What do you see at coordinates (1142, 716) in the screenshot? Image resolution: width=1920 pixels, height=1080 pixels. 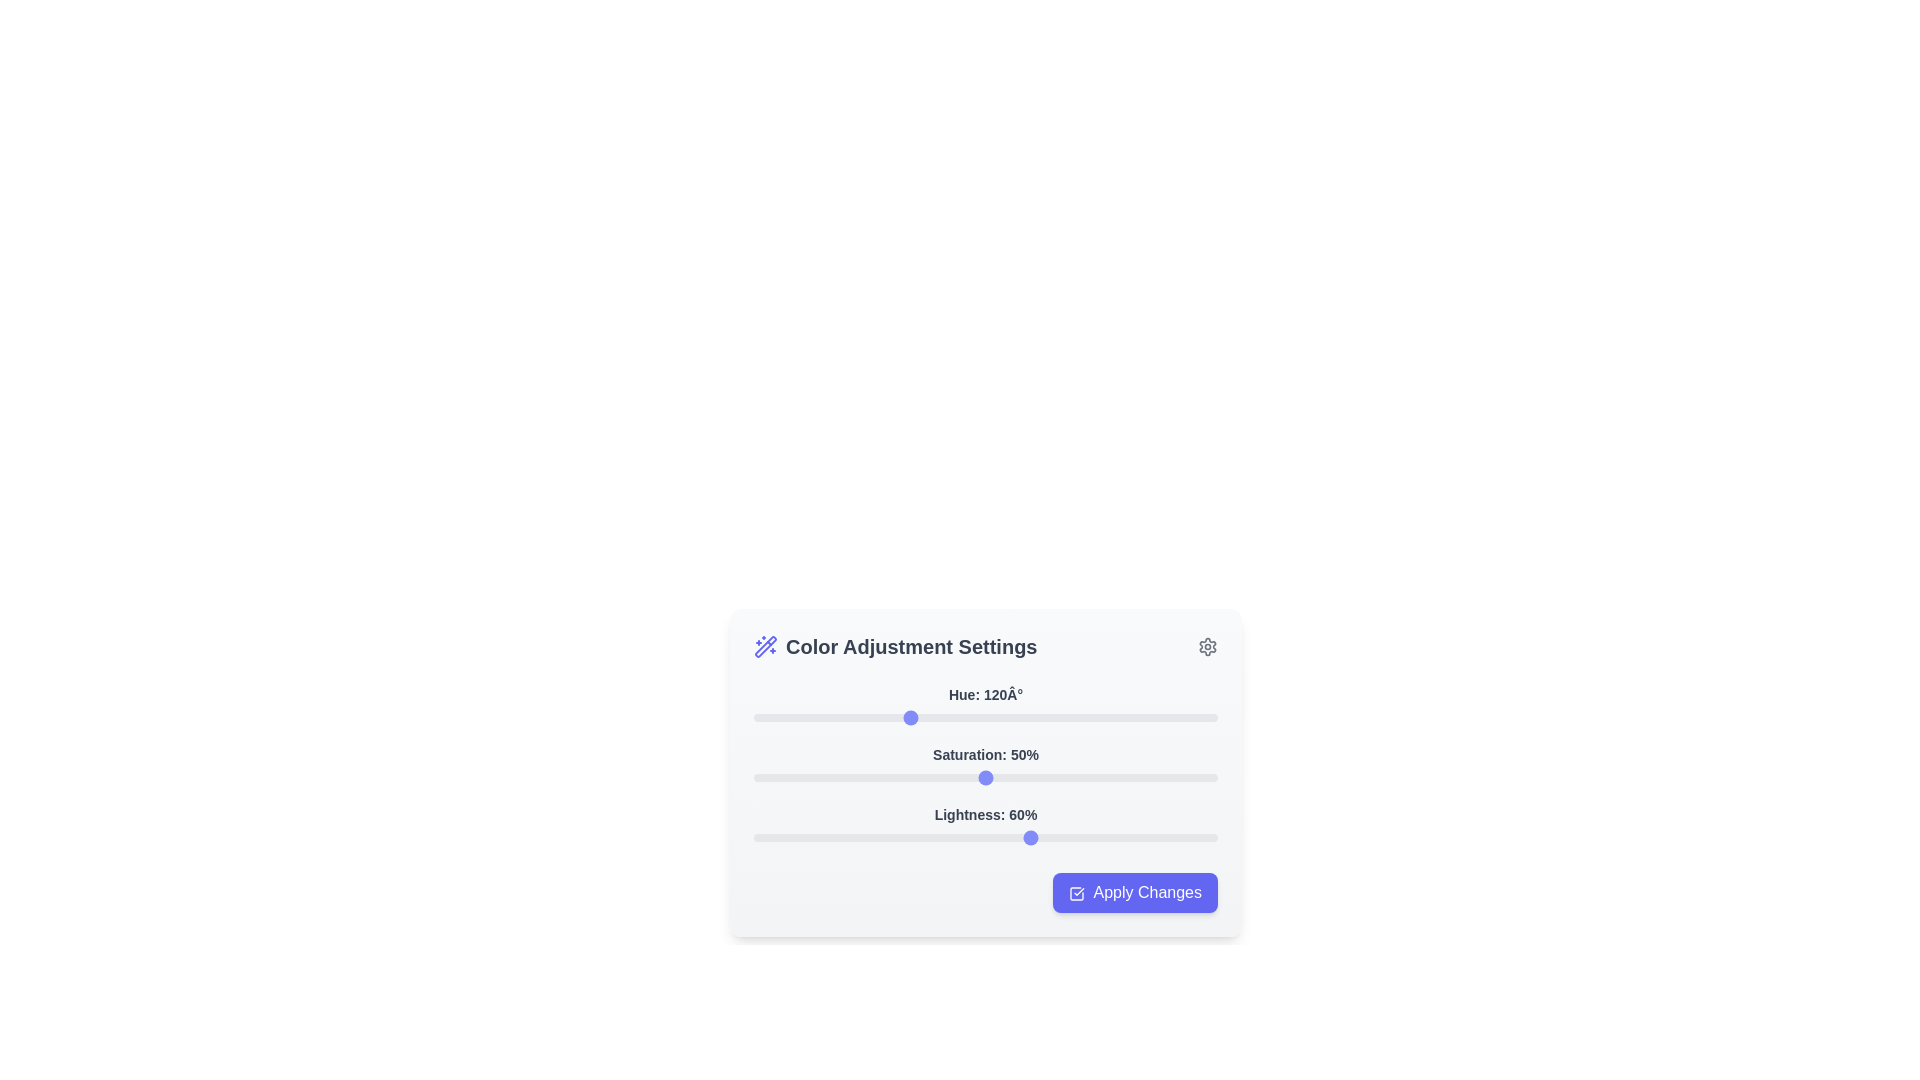 I see `hue` at bounding box center [1142, 716].